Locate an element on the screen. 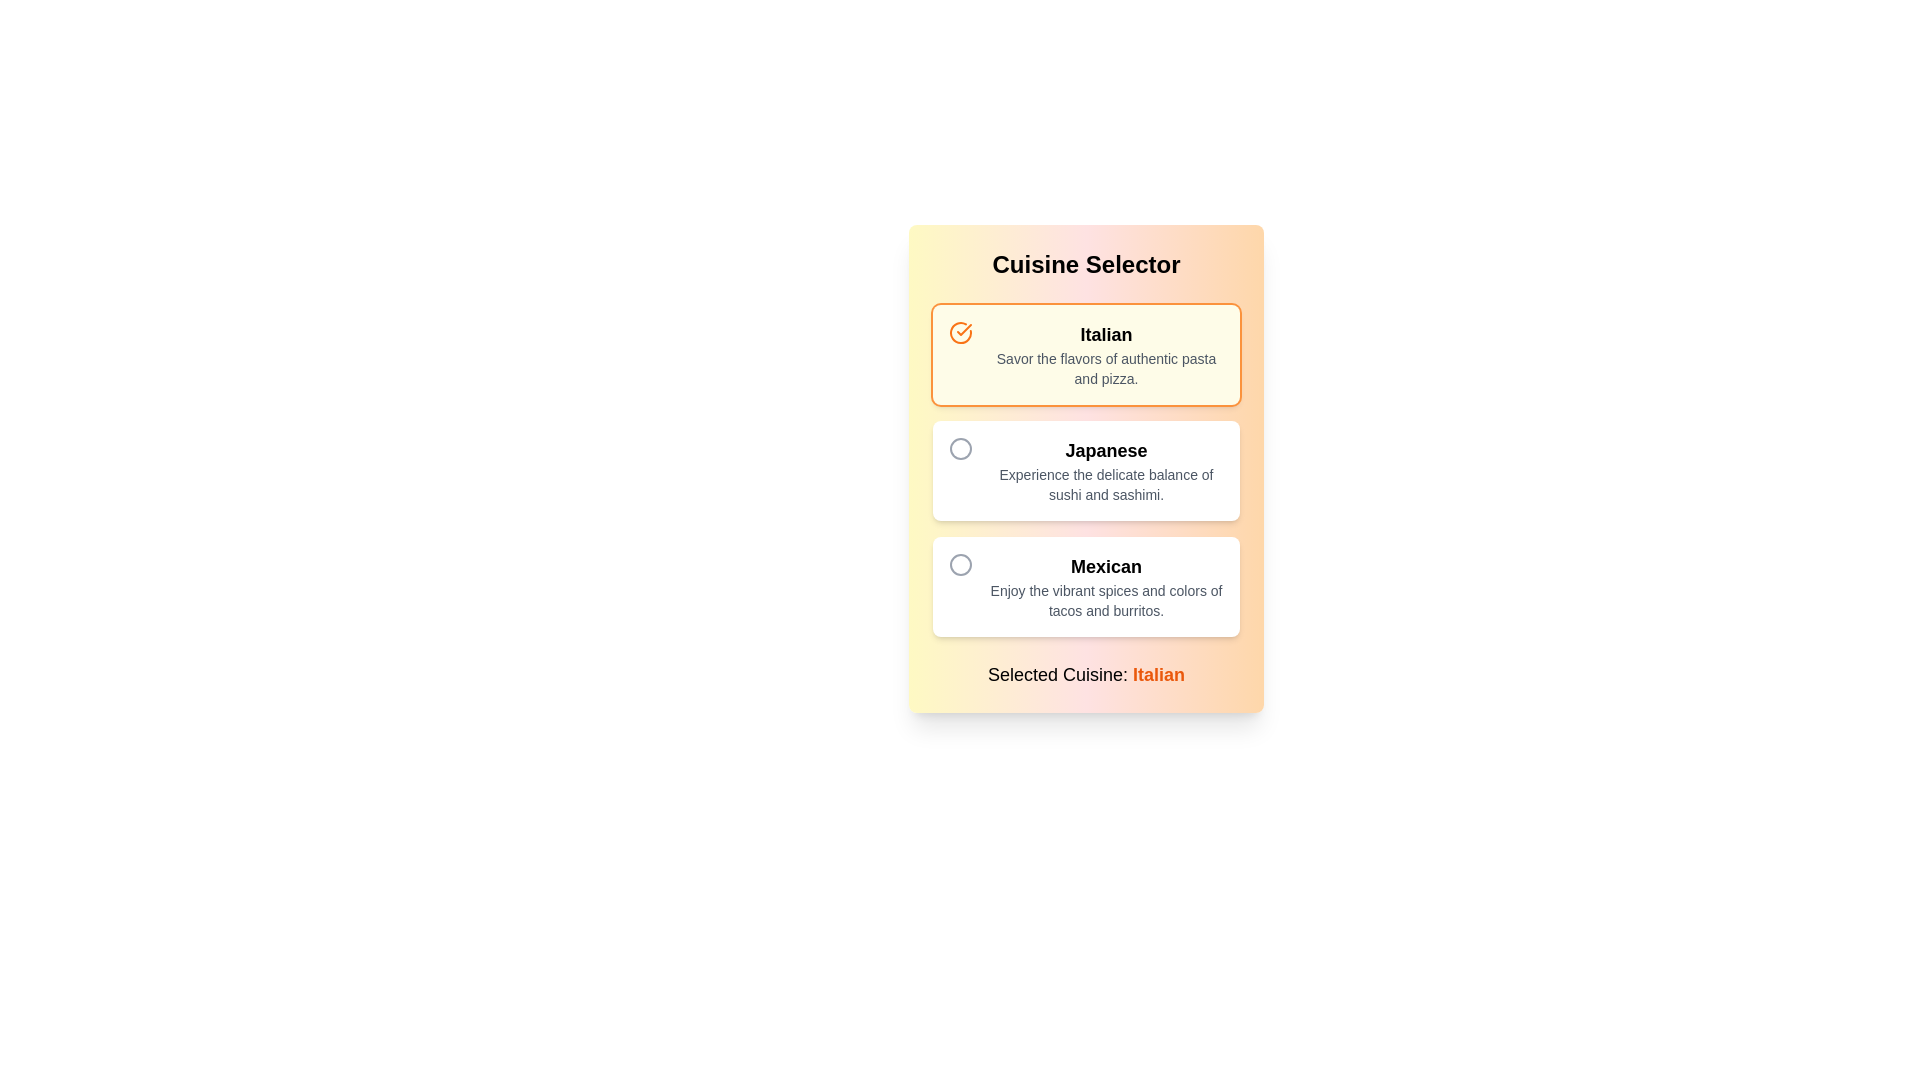 Image resolution: width=1920 pixels, height=1080 pixels. the text reading 'Savor the flavors of authentic pasta and pizza,' which is located beneath the bold heading 'Italian' in the cuisine options list is located at coordinates (1105, 369).